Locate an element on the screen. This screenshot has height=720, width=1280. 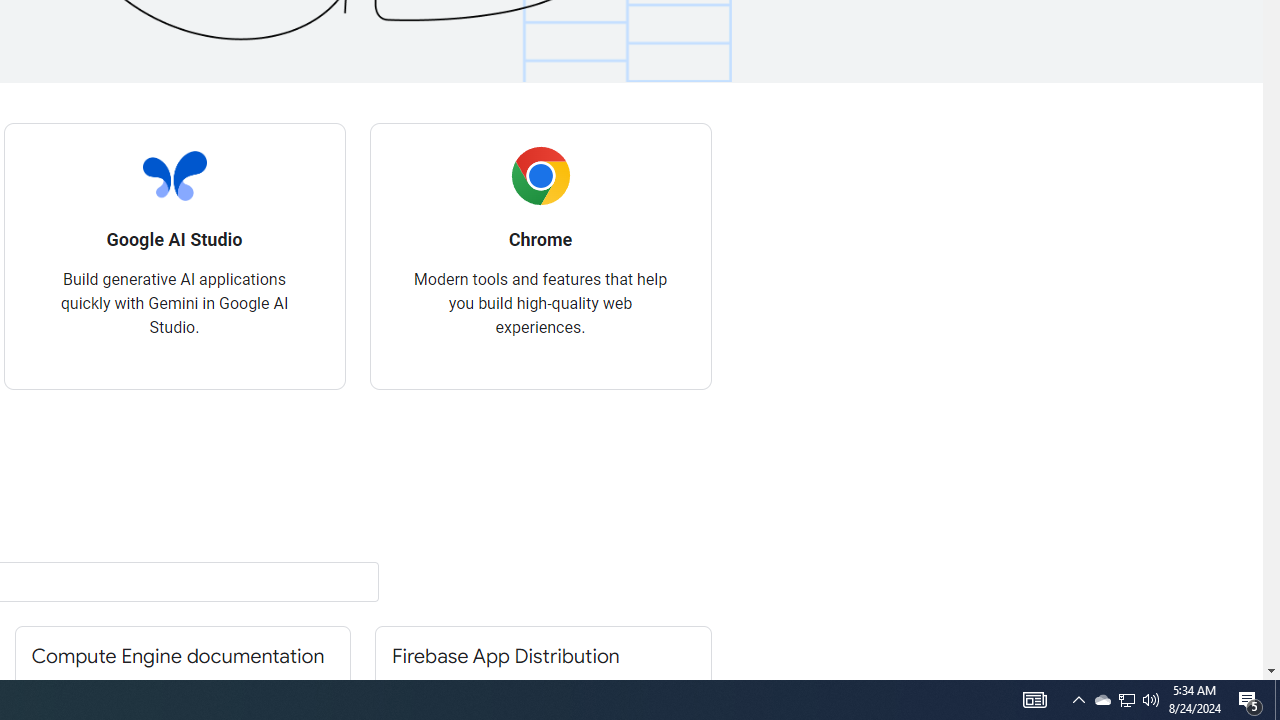
'Google AI Studio logo' is located at coordinates (174, 175).